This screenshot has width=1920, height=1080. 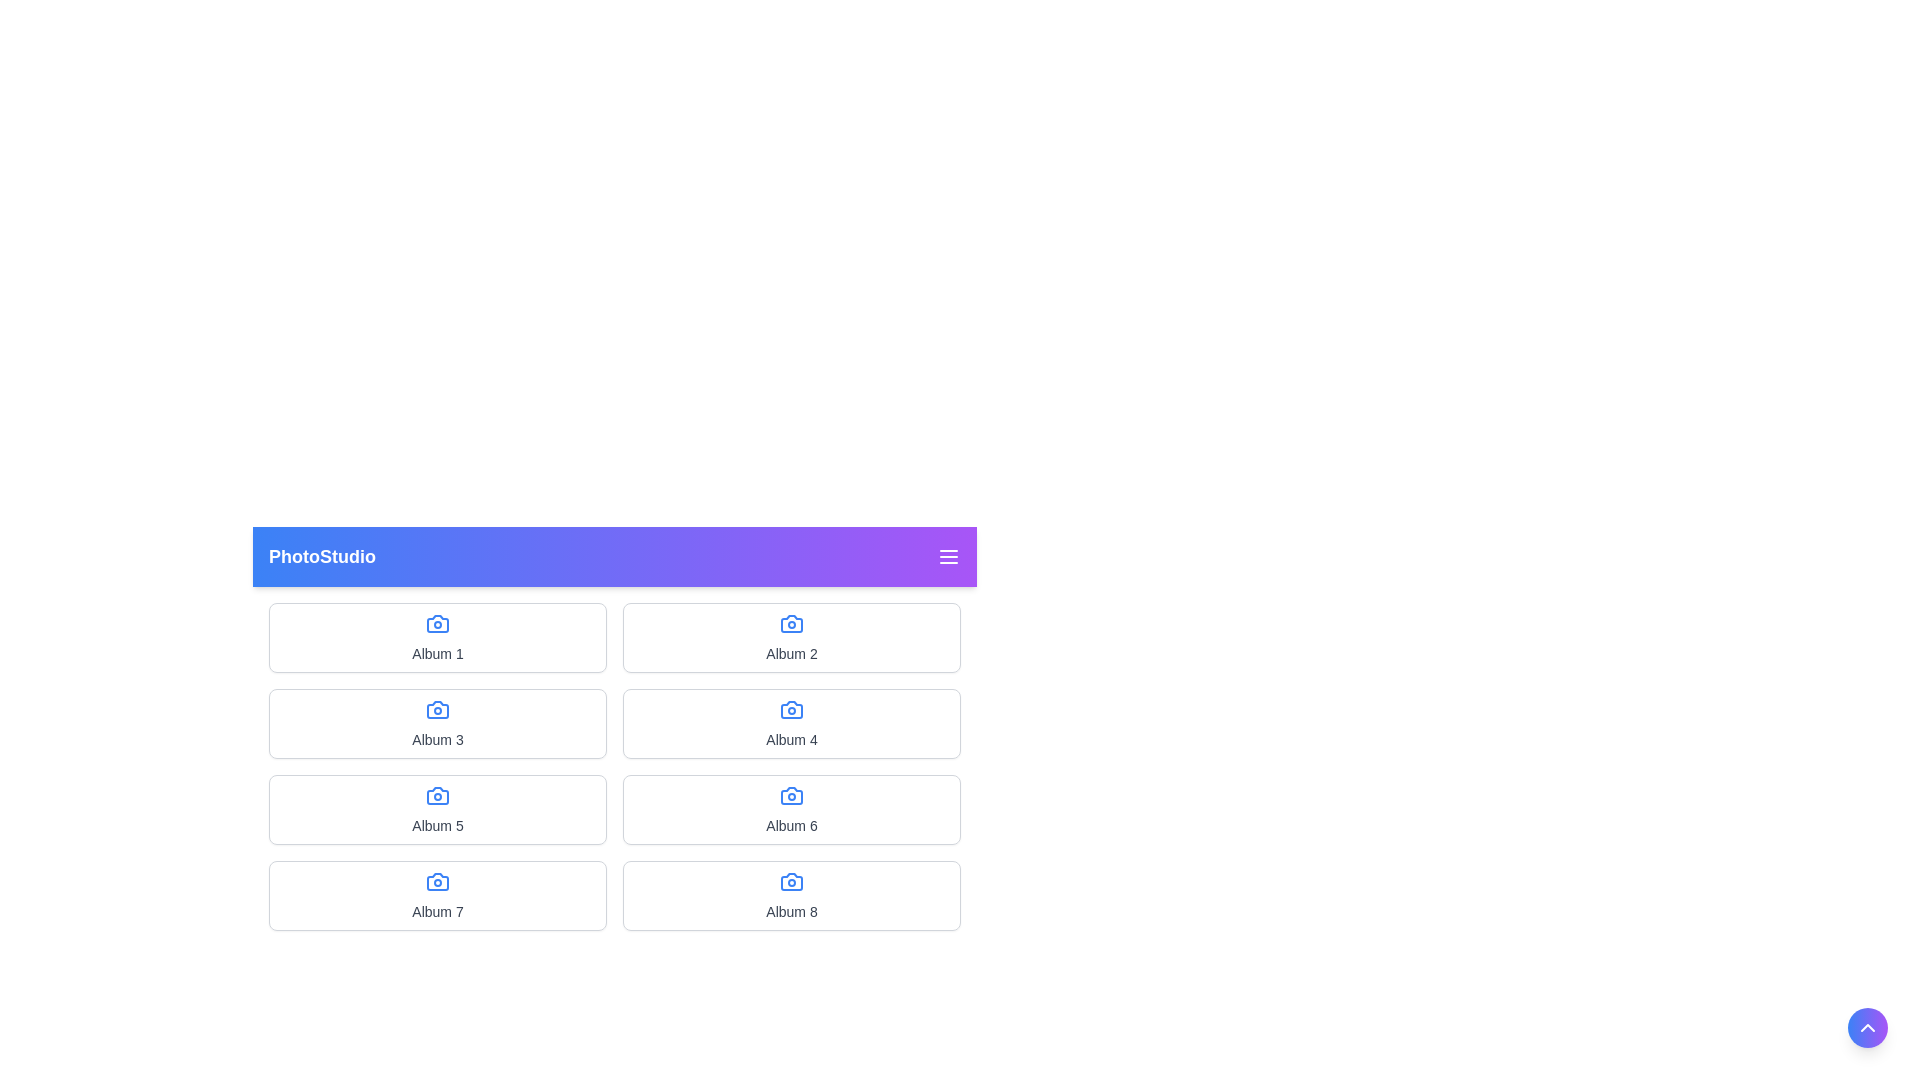 What do you see at coordinates (436, 740) in the screenshot?
I see `text label indicating 'Album 3' located within the fourth card in the second row of the grid layout, under the camera icon` at bounding box center [436, 740].